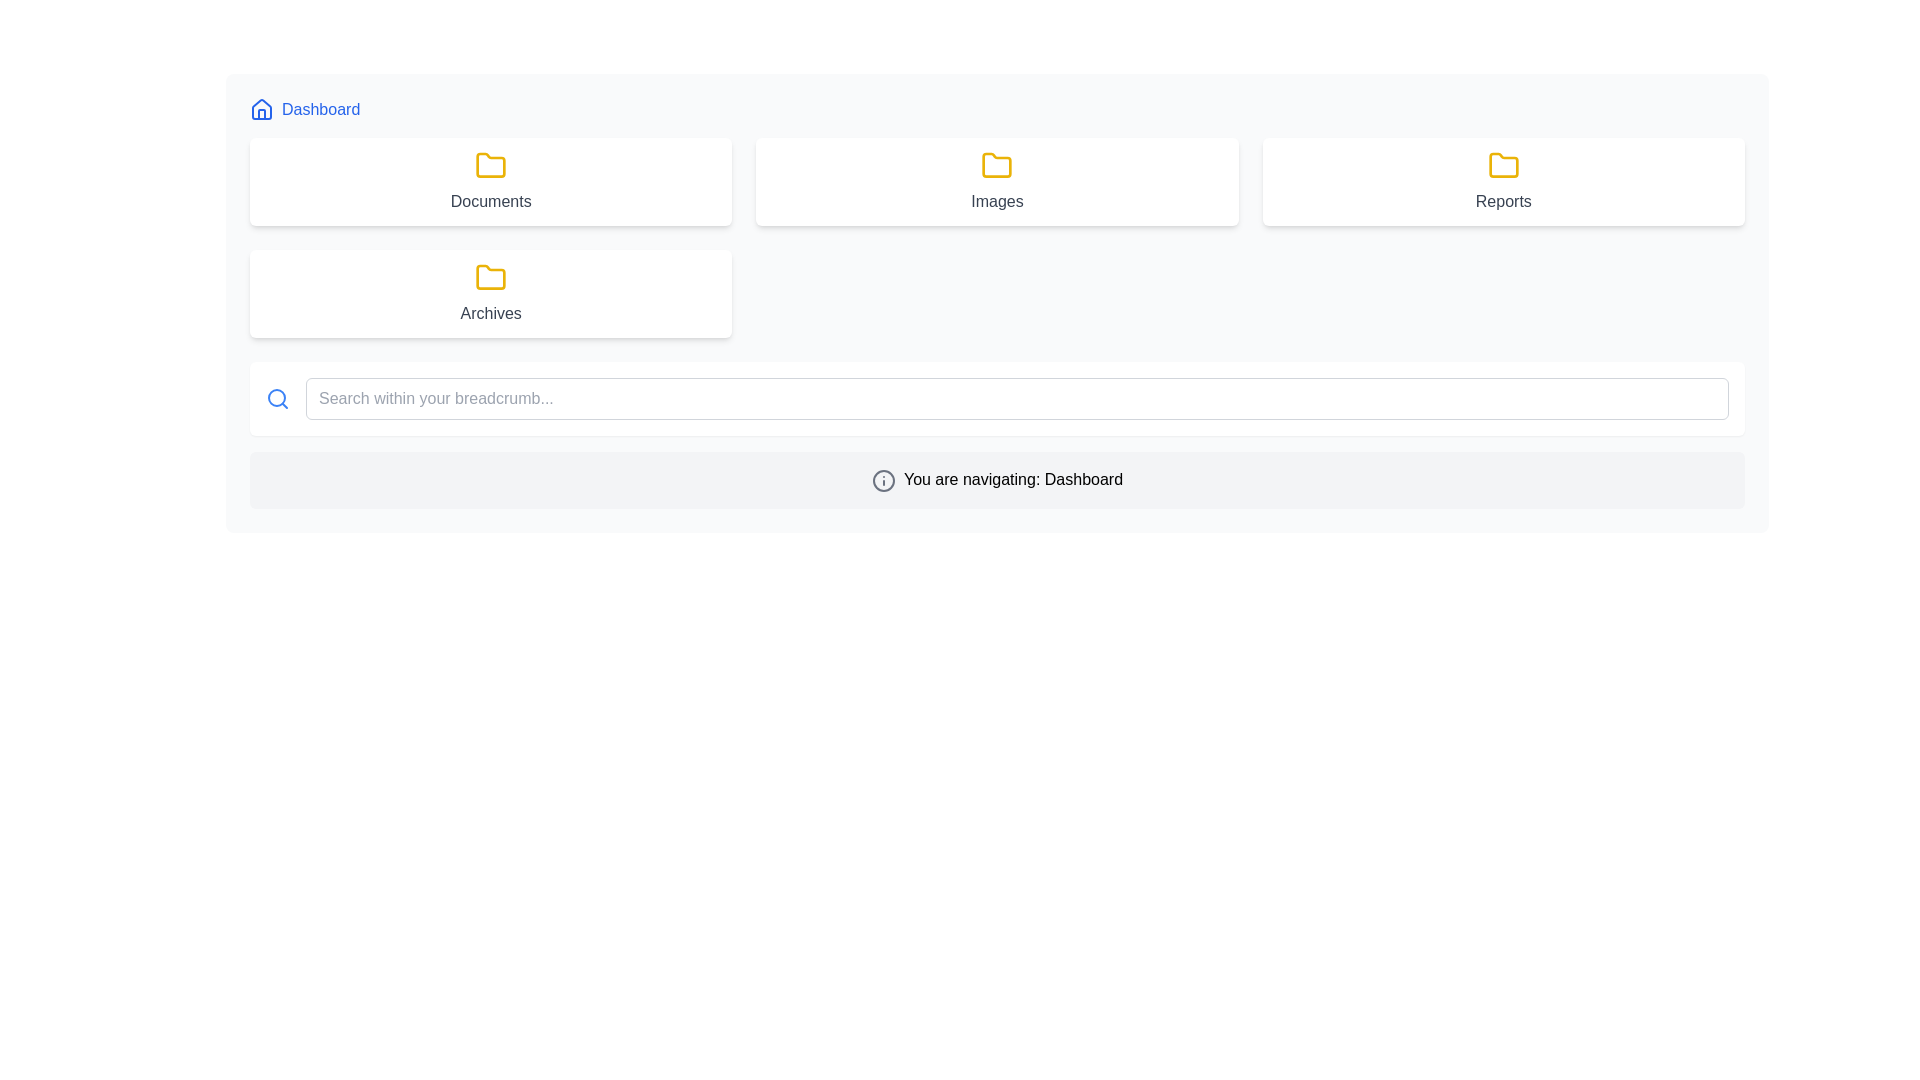  What do you see at coordinates (997, 181) in the screenshot?
I see `the 'Images' navigational tile located in the middle slot of a grid layout` at bounding box center [997, 181].